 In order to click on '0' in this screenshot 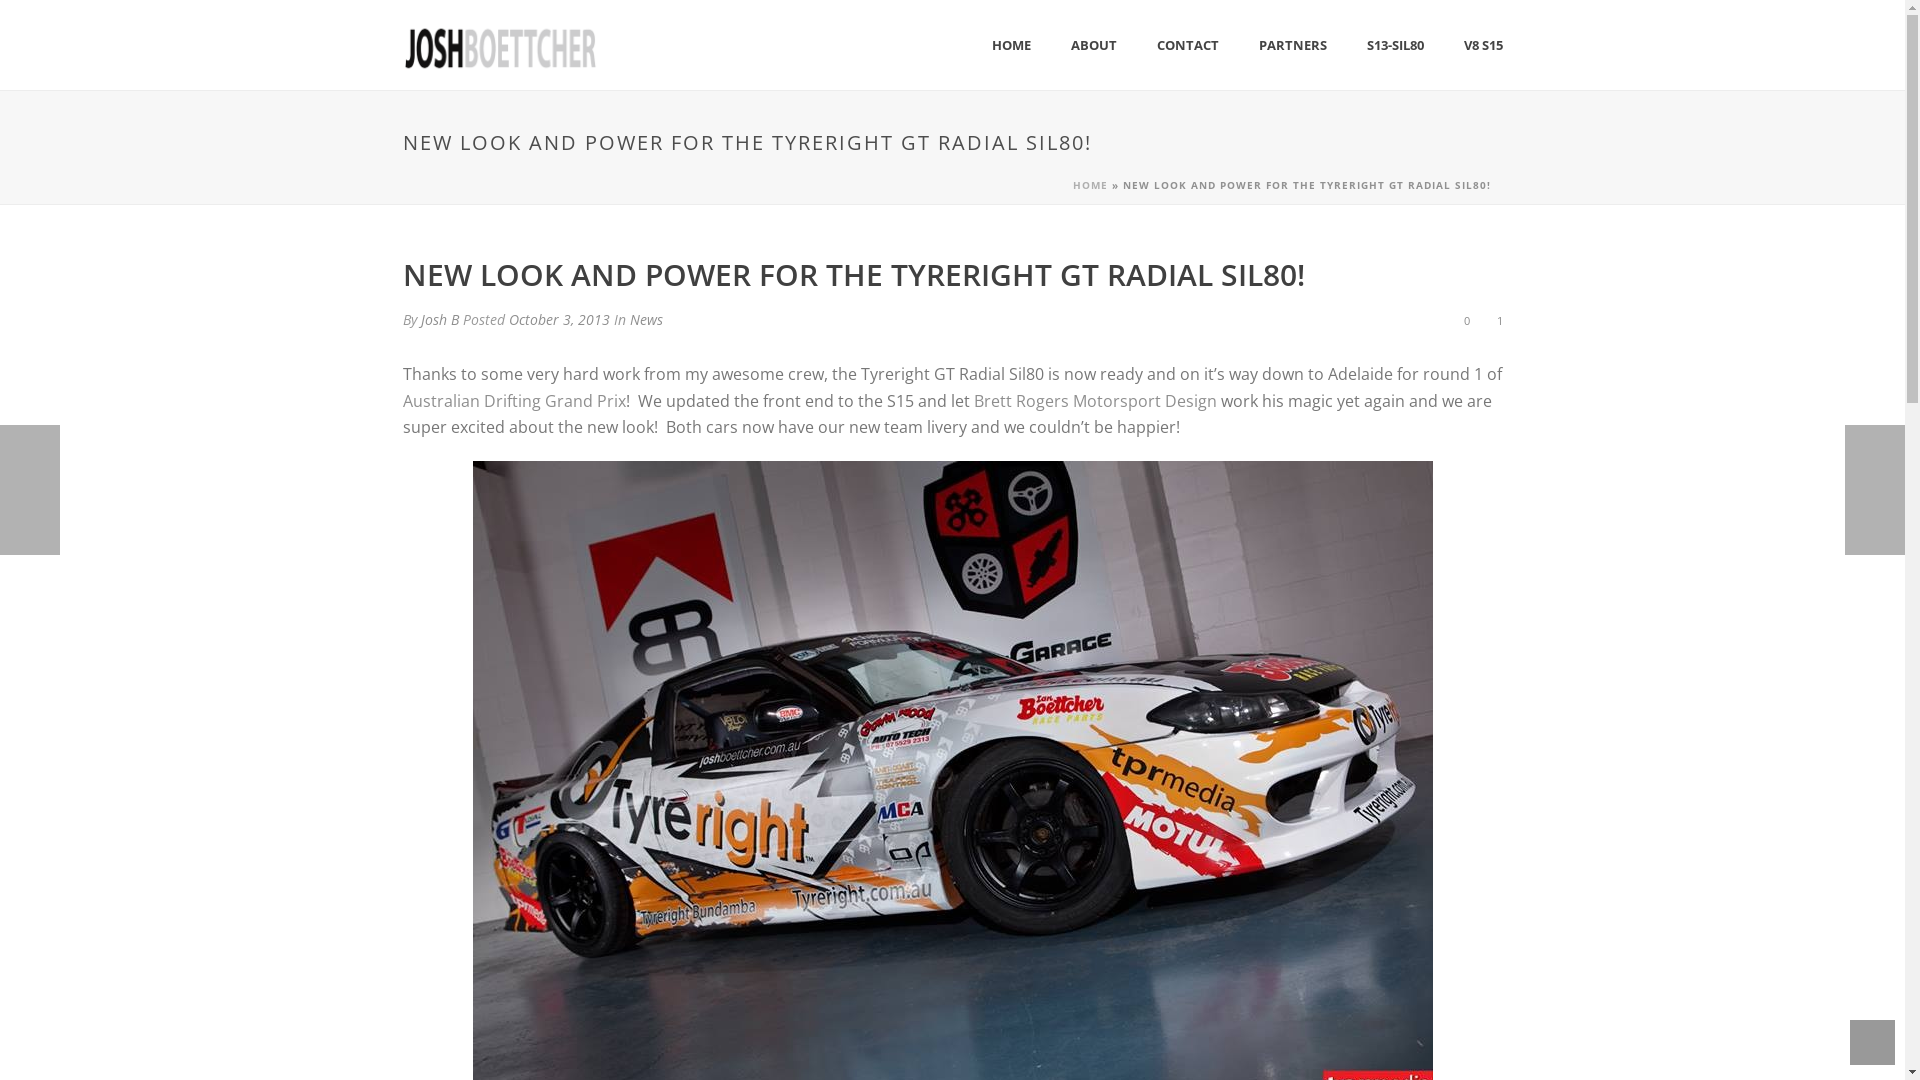, I will do `click(1464, 319)`.